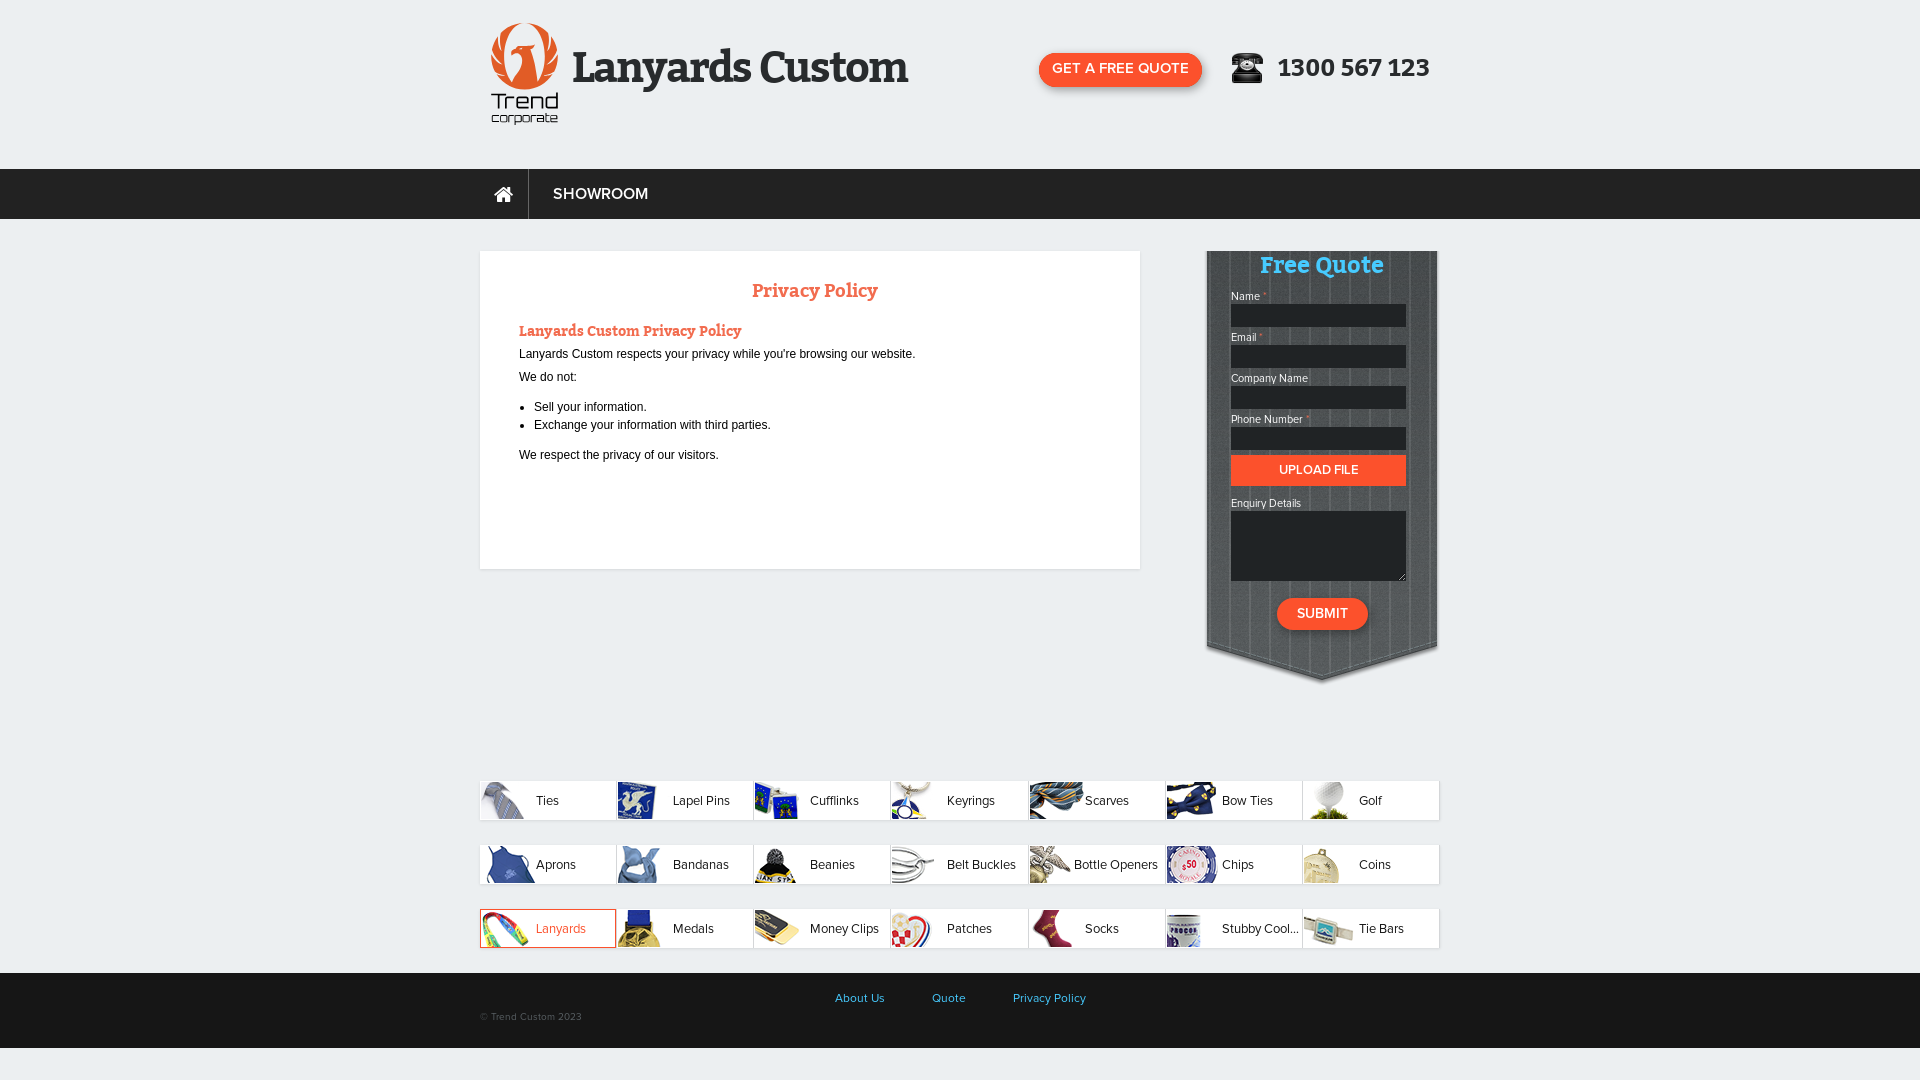 The image size is (1920, 1080). I want to click on 'Cufflinks', so click(821, 799).